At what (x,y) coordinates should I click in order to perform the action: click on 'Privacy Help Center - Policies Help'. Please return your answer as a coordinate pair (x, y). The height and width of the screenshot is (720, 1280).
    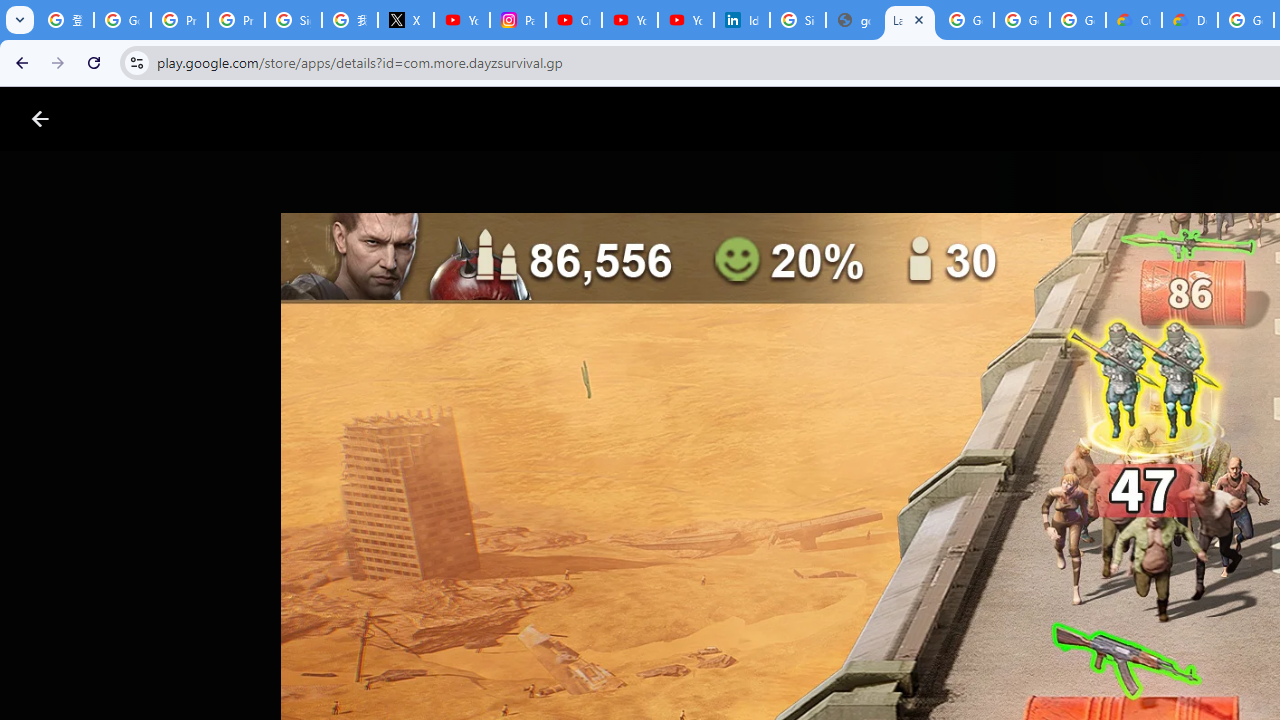
    Looking at the image, I should click on (236, 20).